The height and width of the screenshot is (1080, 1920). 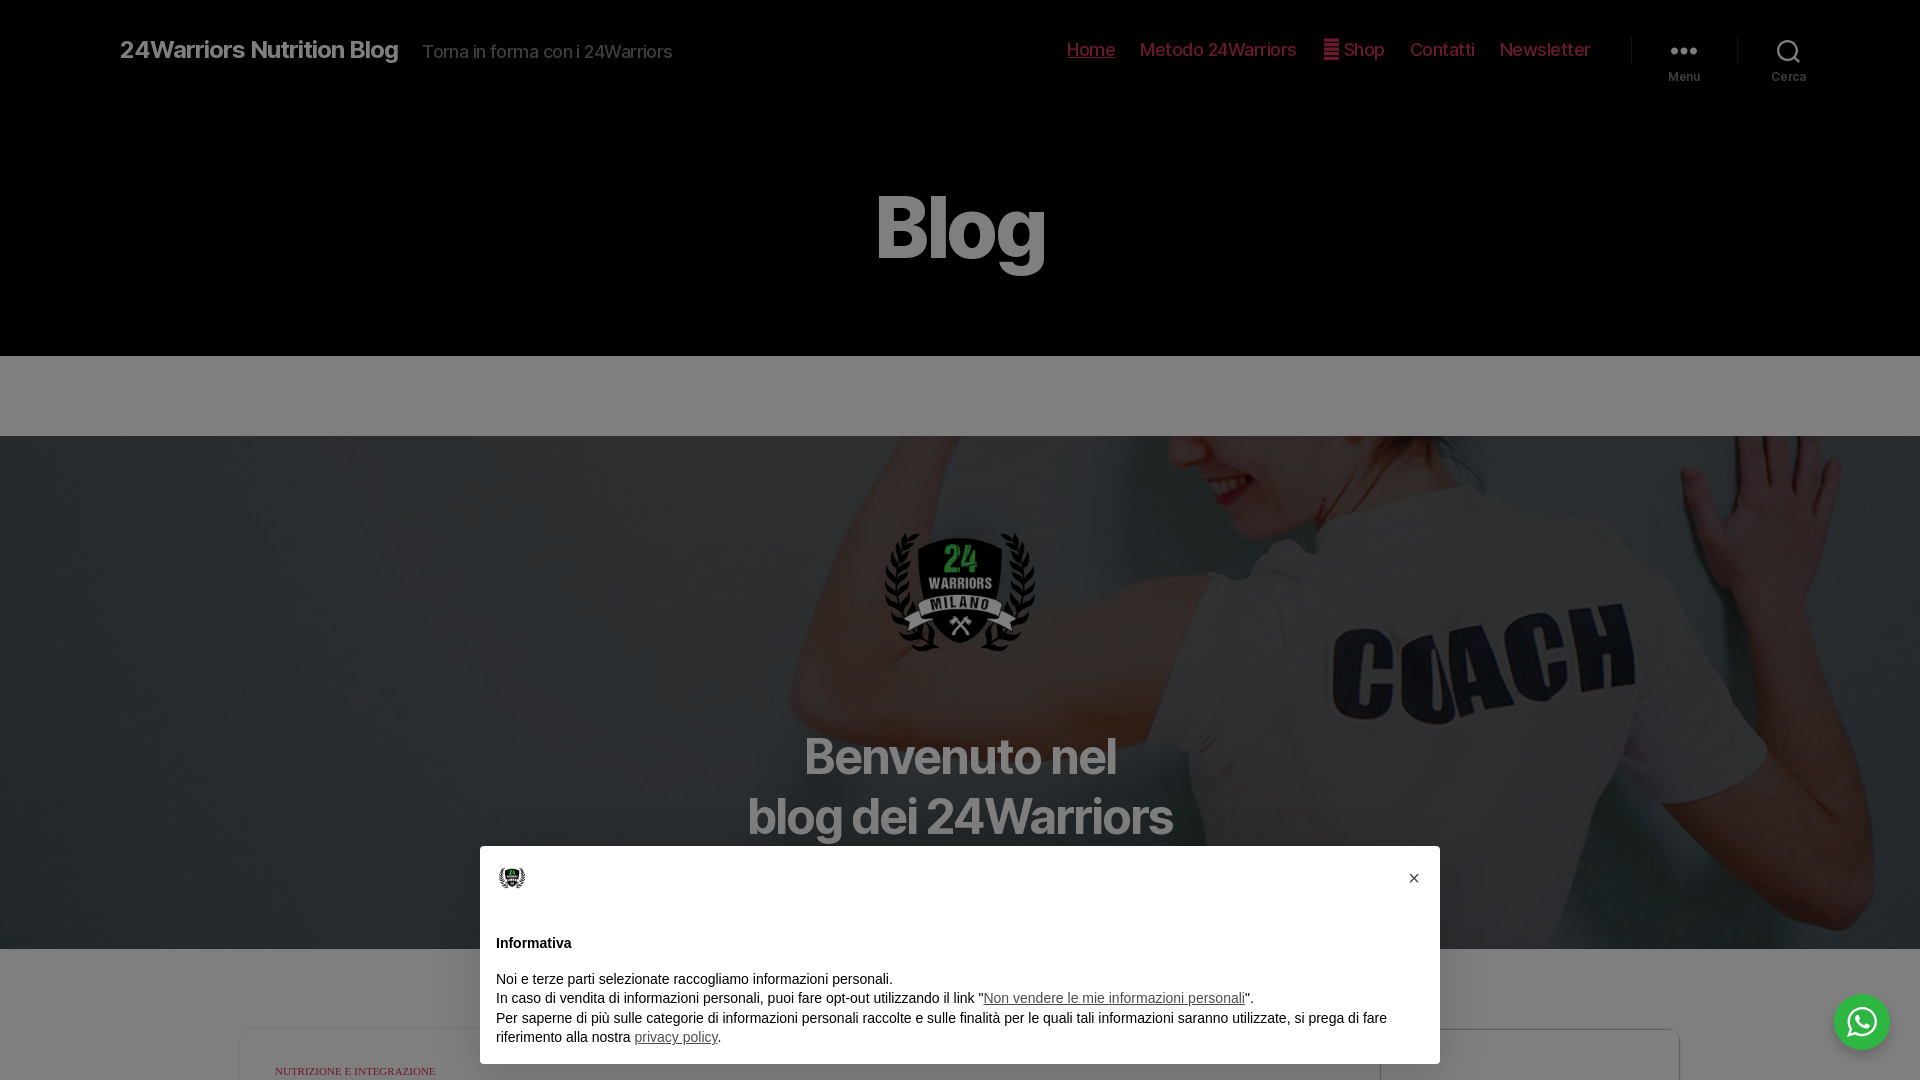 I want to click on 'Menu', so click(x=1683, y=49).